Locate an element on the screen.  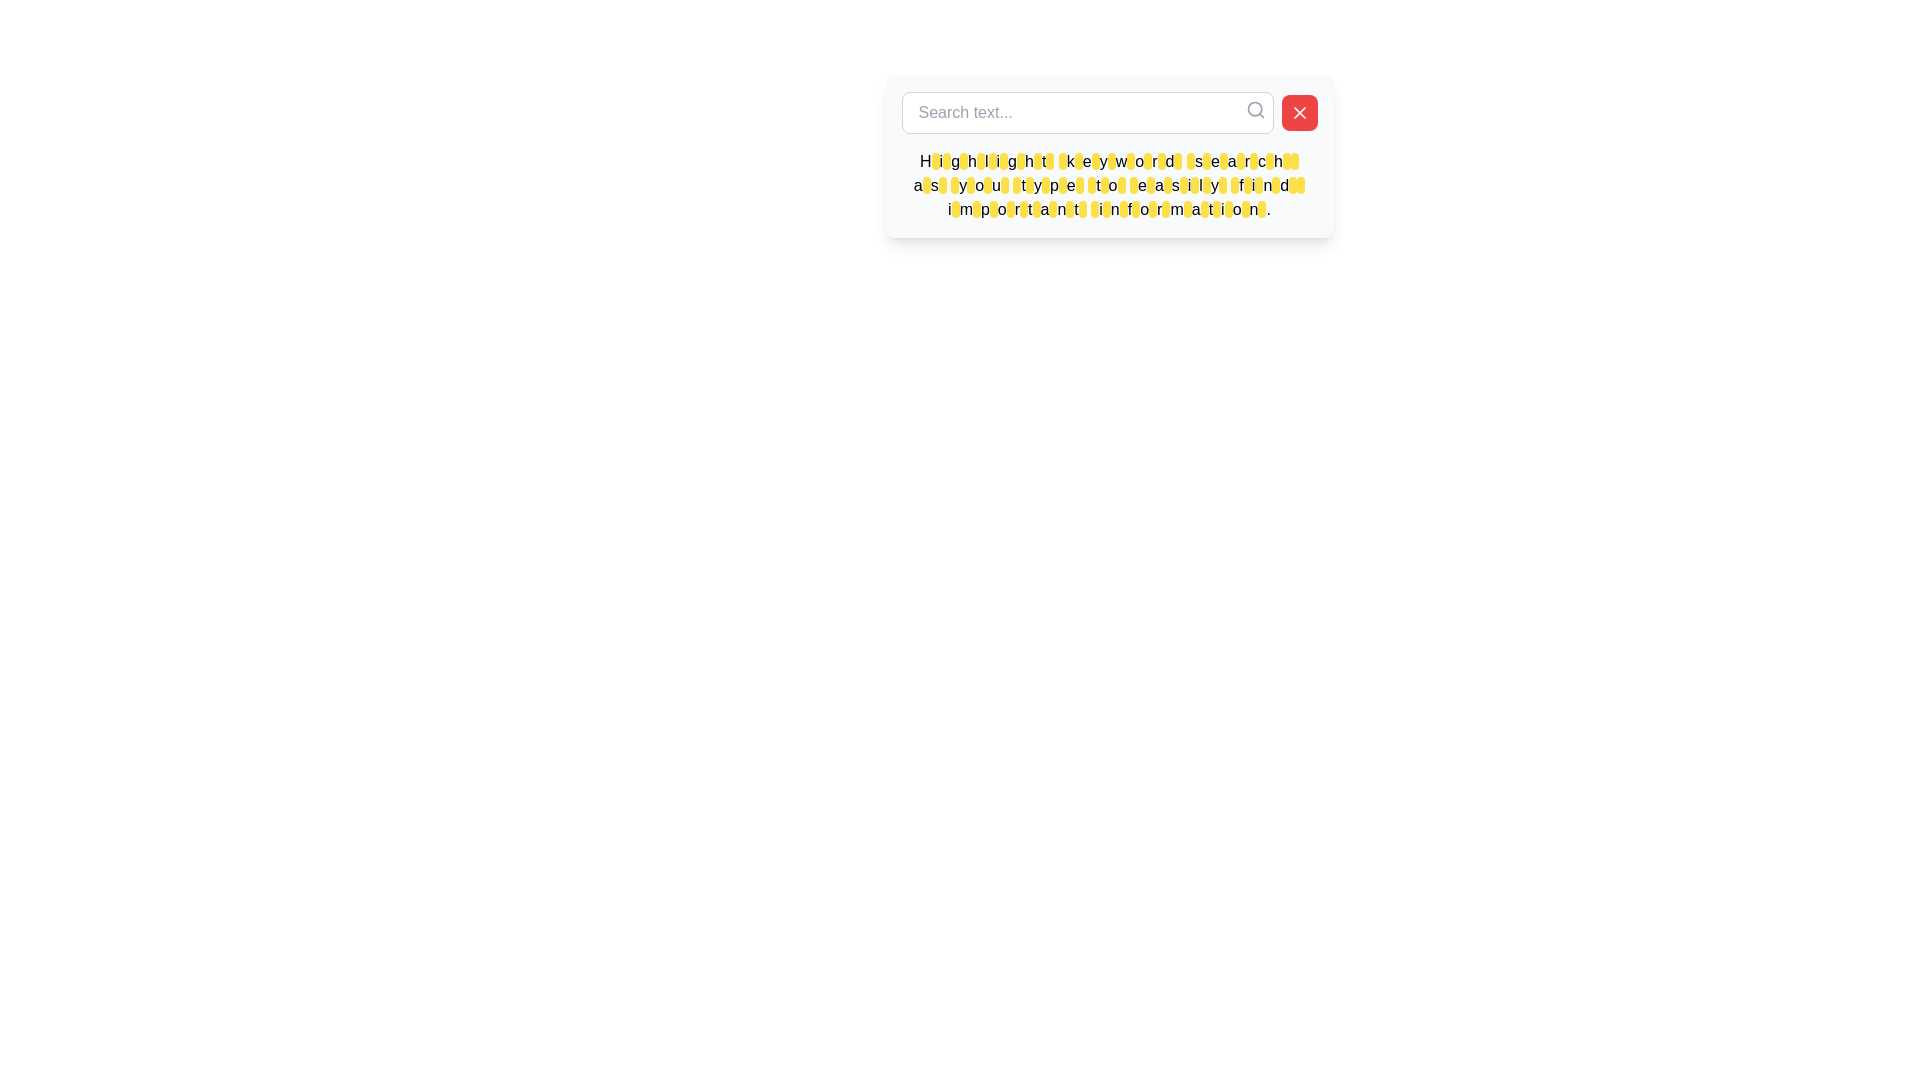
the rightmost yellow-highlighted text marker in the first row of highlights to emphasize specific keywords or phrases is located at coordinates (1286, 160).